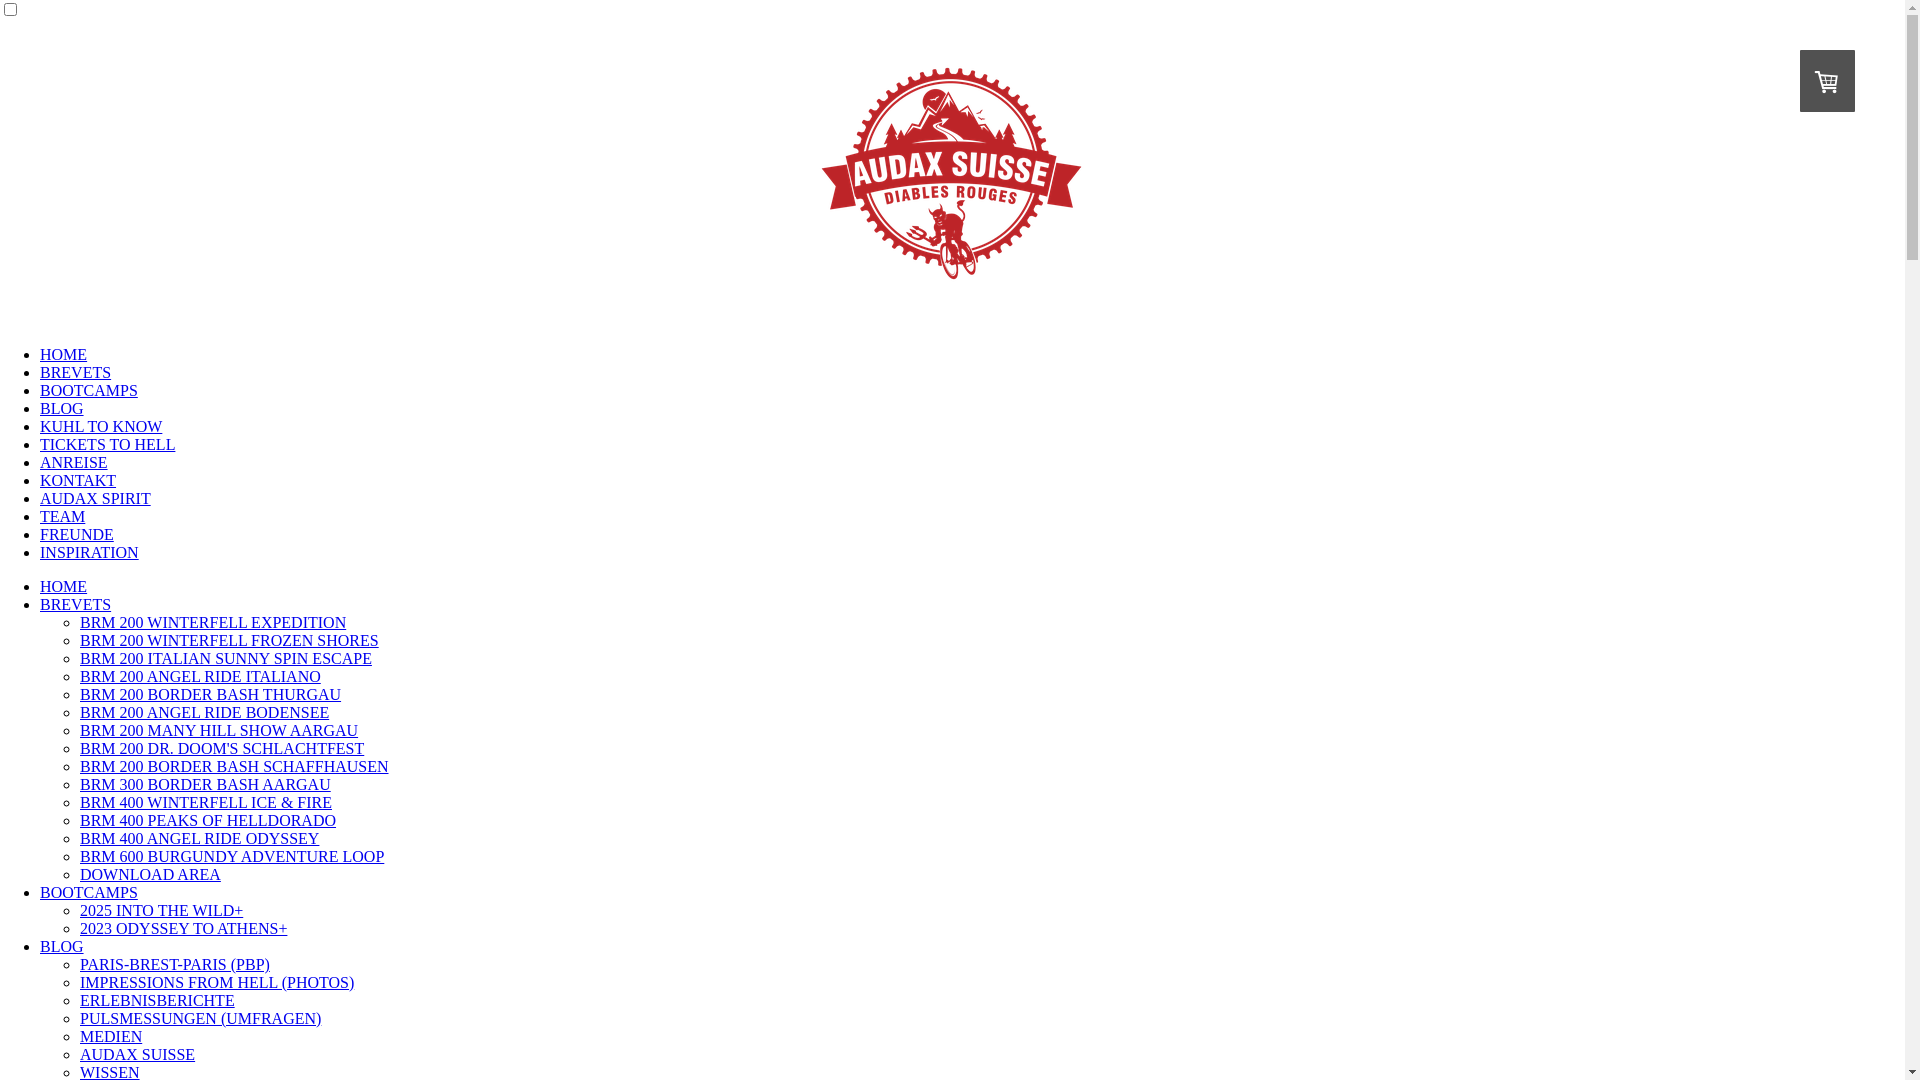  Describe the element at coordinates (39, 515) in the screenshot. I see `'TEAM'` at that location.